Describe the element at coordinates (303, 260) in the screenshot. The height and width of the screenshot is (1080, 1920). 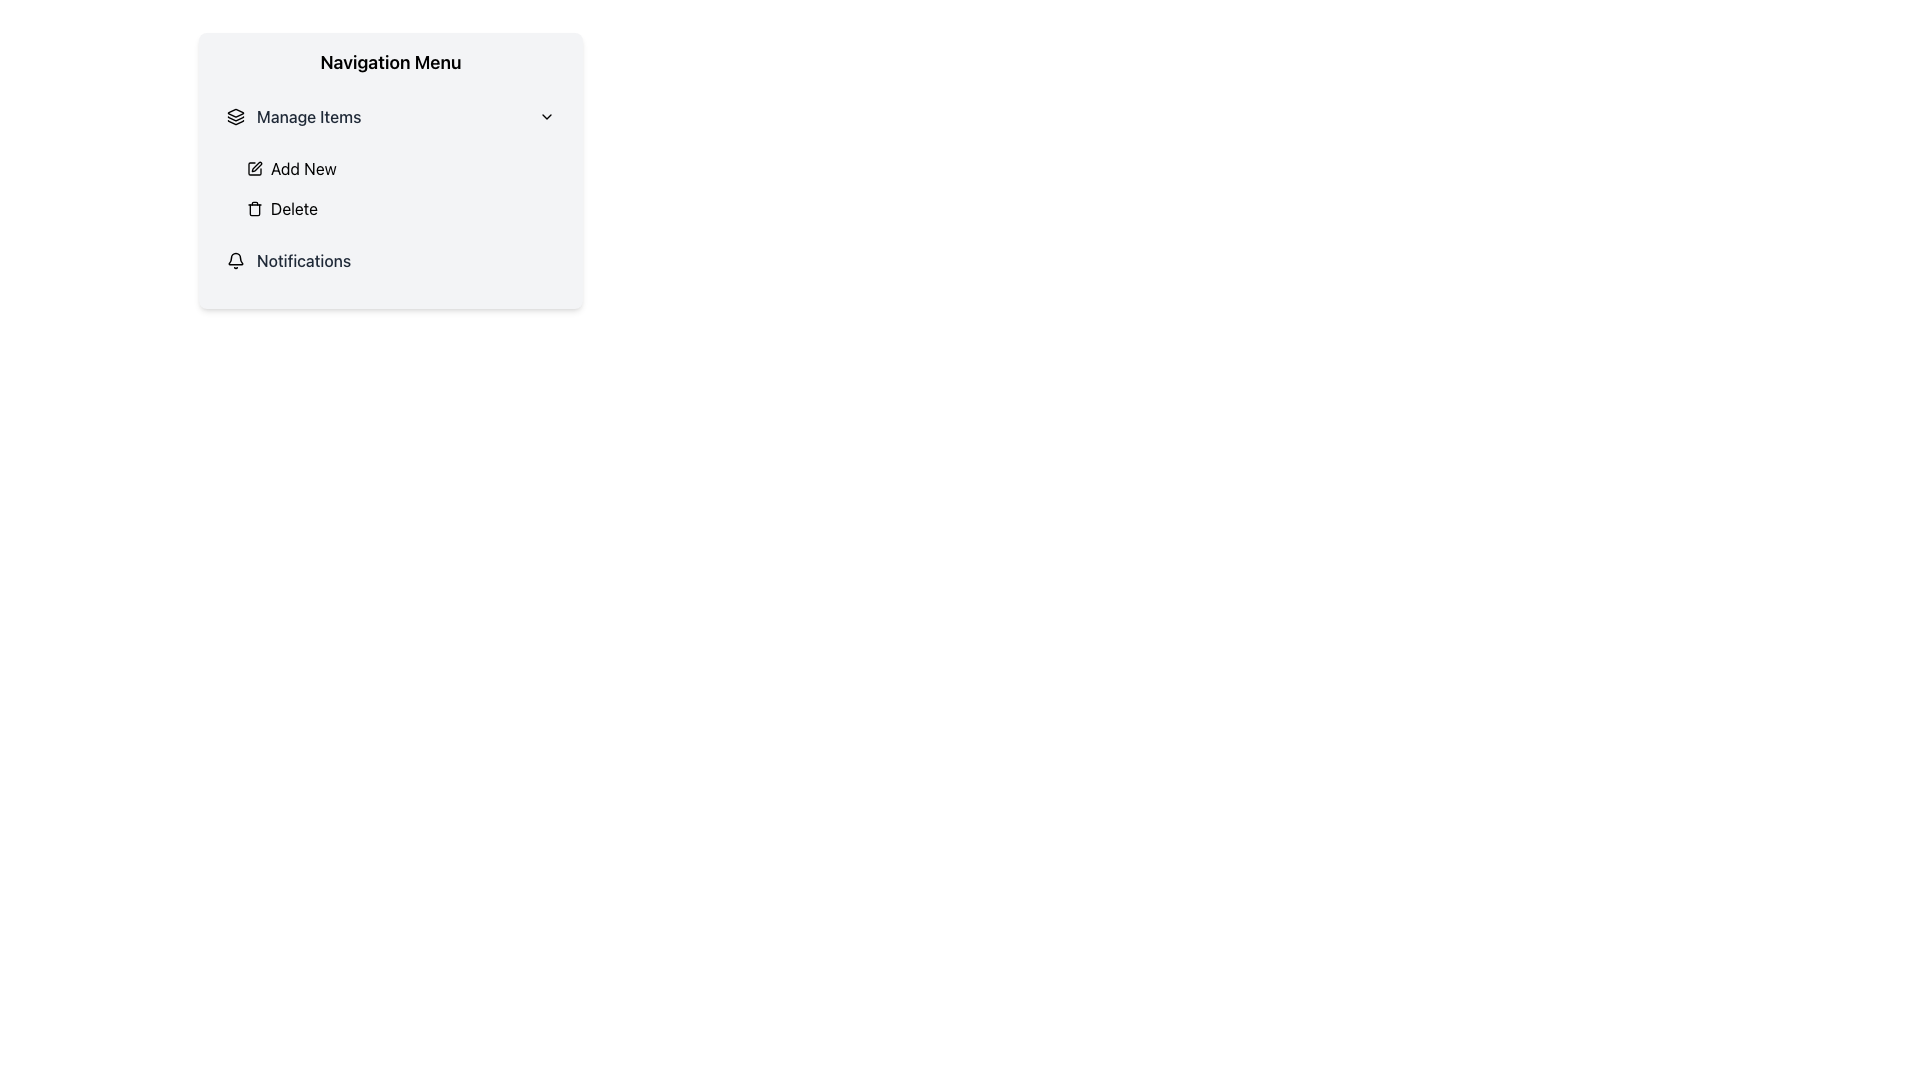
I see `the 'Notifications' static label in the navigation menu, which is styled in gray and positioned to the right of a bell icon` at that location.